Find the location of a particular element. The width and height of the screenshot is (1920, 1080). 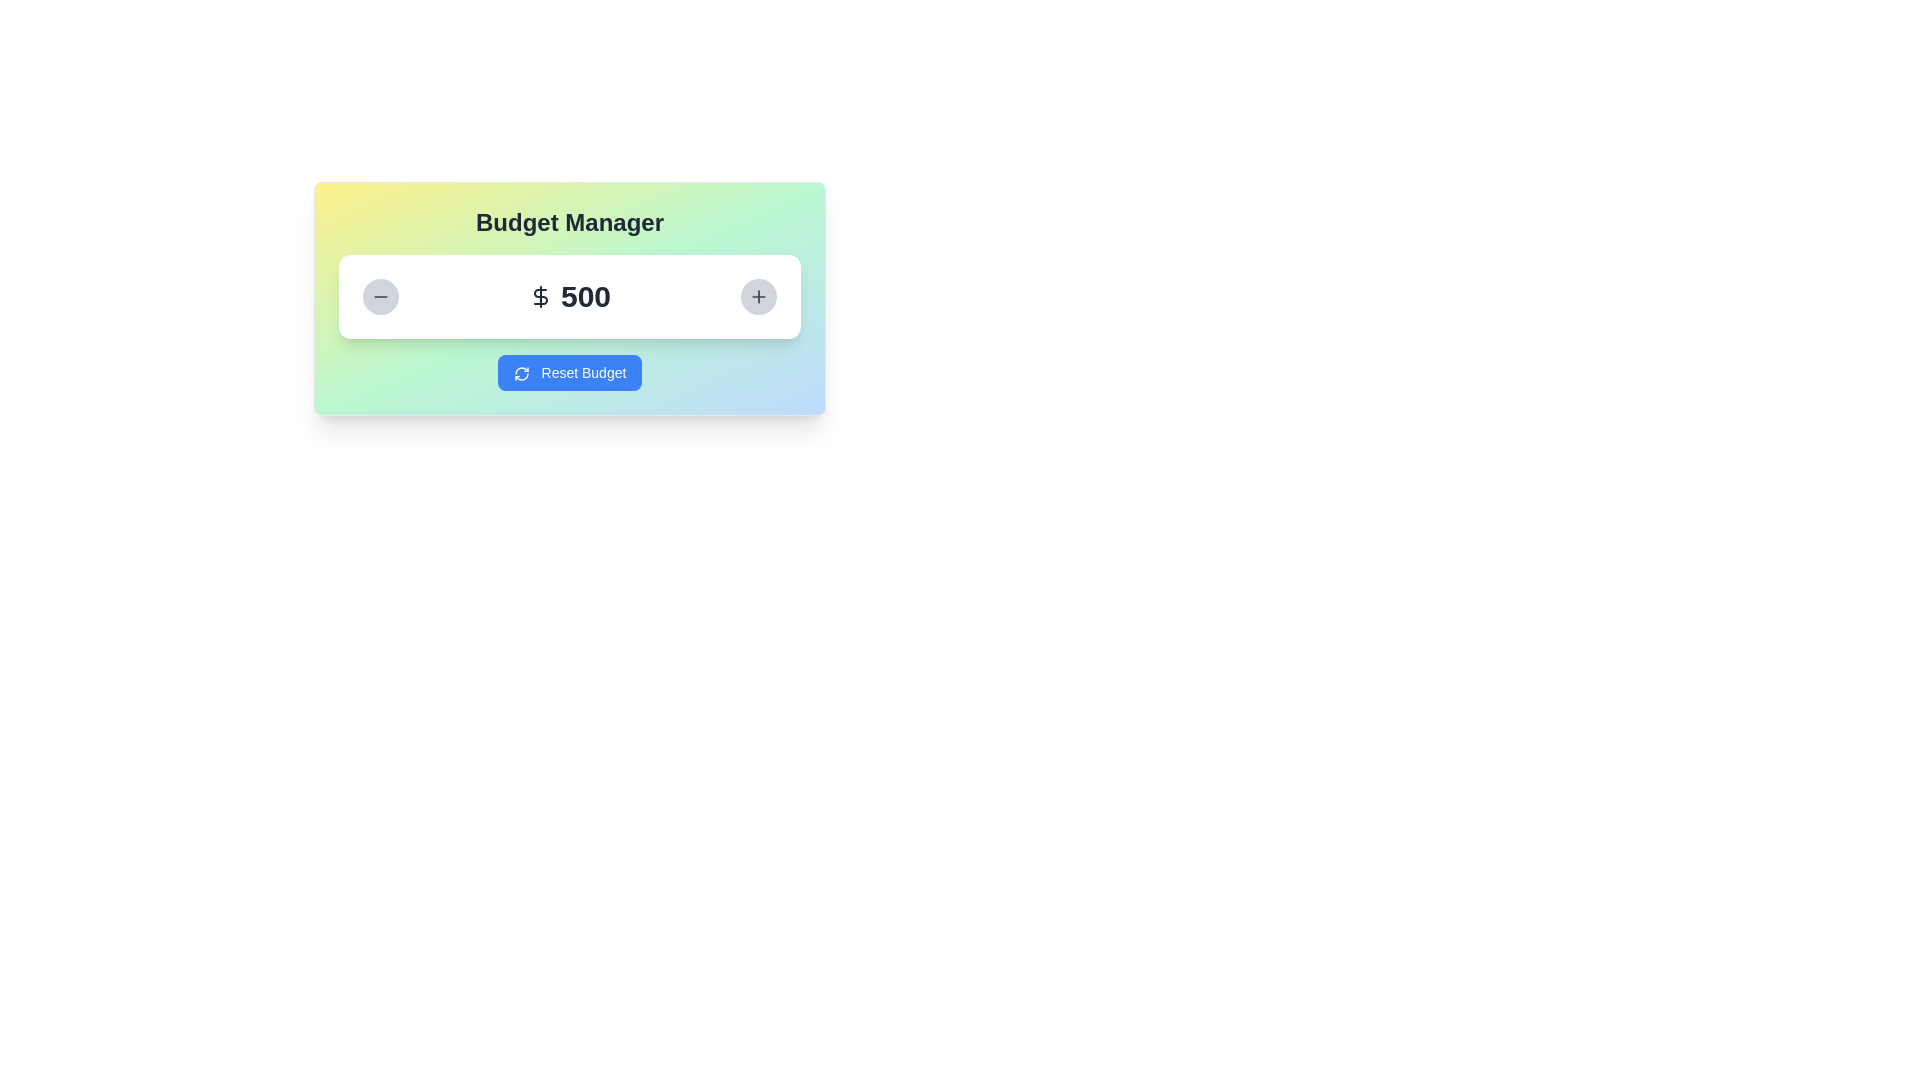

the reset button located at the bottom center of the 'Budget Manager' card to reset the budget value to its default state is located at coordinates (569, 373).